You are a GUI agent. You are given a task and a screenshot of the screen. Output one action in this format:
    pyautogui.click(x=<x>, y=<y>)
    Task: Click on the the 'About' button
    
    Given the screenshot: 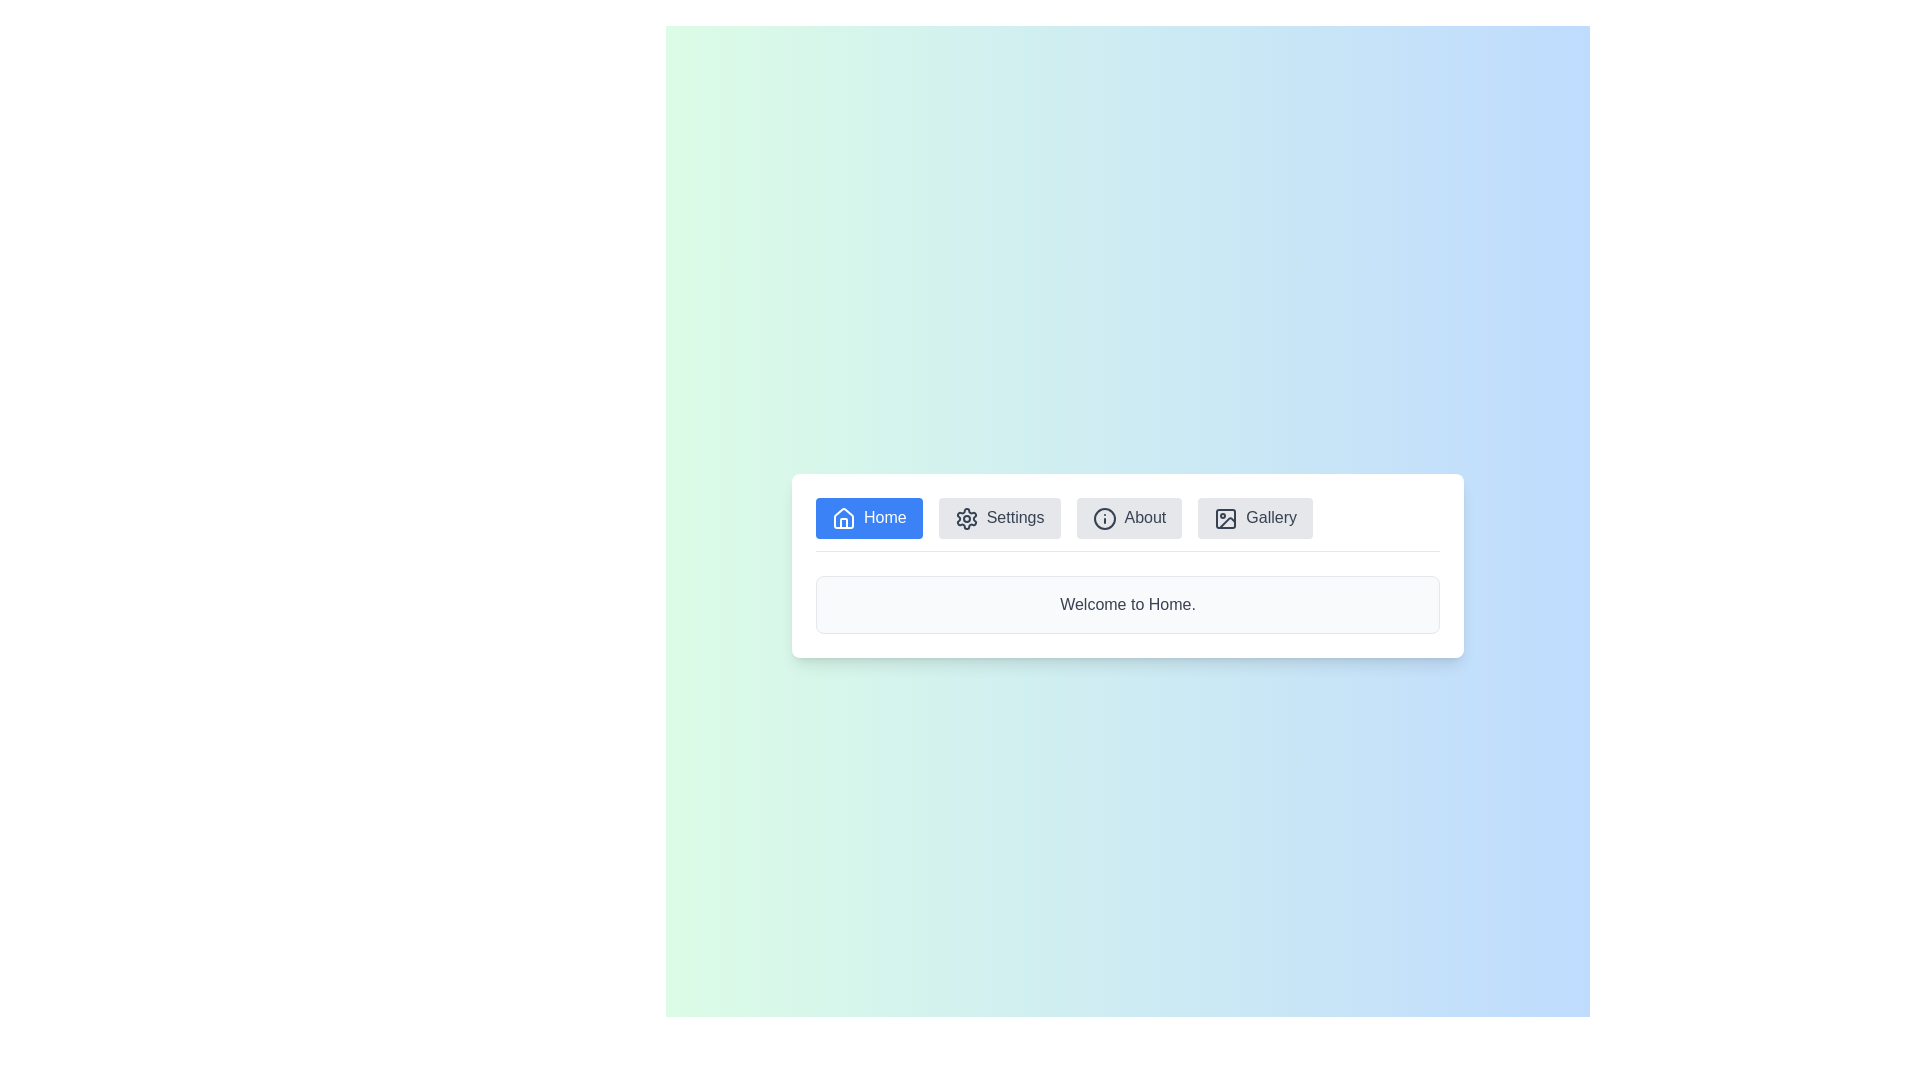 What is the action you would take?
    pyautogui.click(x=1128, y=516)
    